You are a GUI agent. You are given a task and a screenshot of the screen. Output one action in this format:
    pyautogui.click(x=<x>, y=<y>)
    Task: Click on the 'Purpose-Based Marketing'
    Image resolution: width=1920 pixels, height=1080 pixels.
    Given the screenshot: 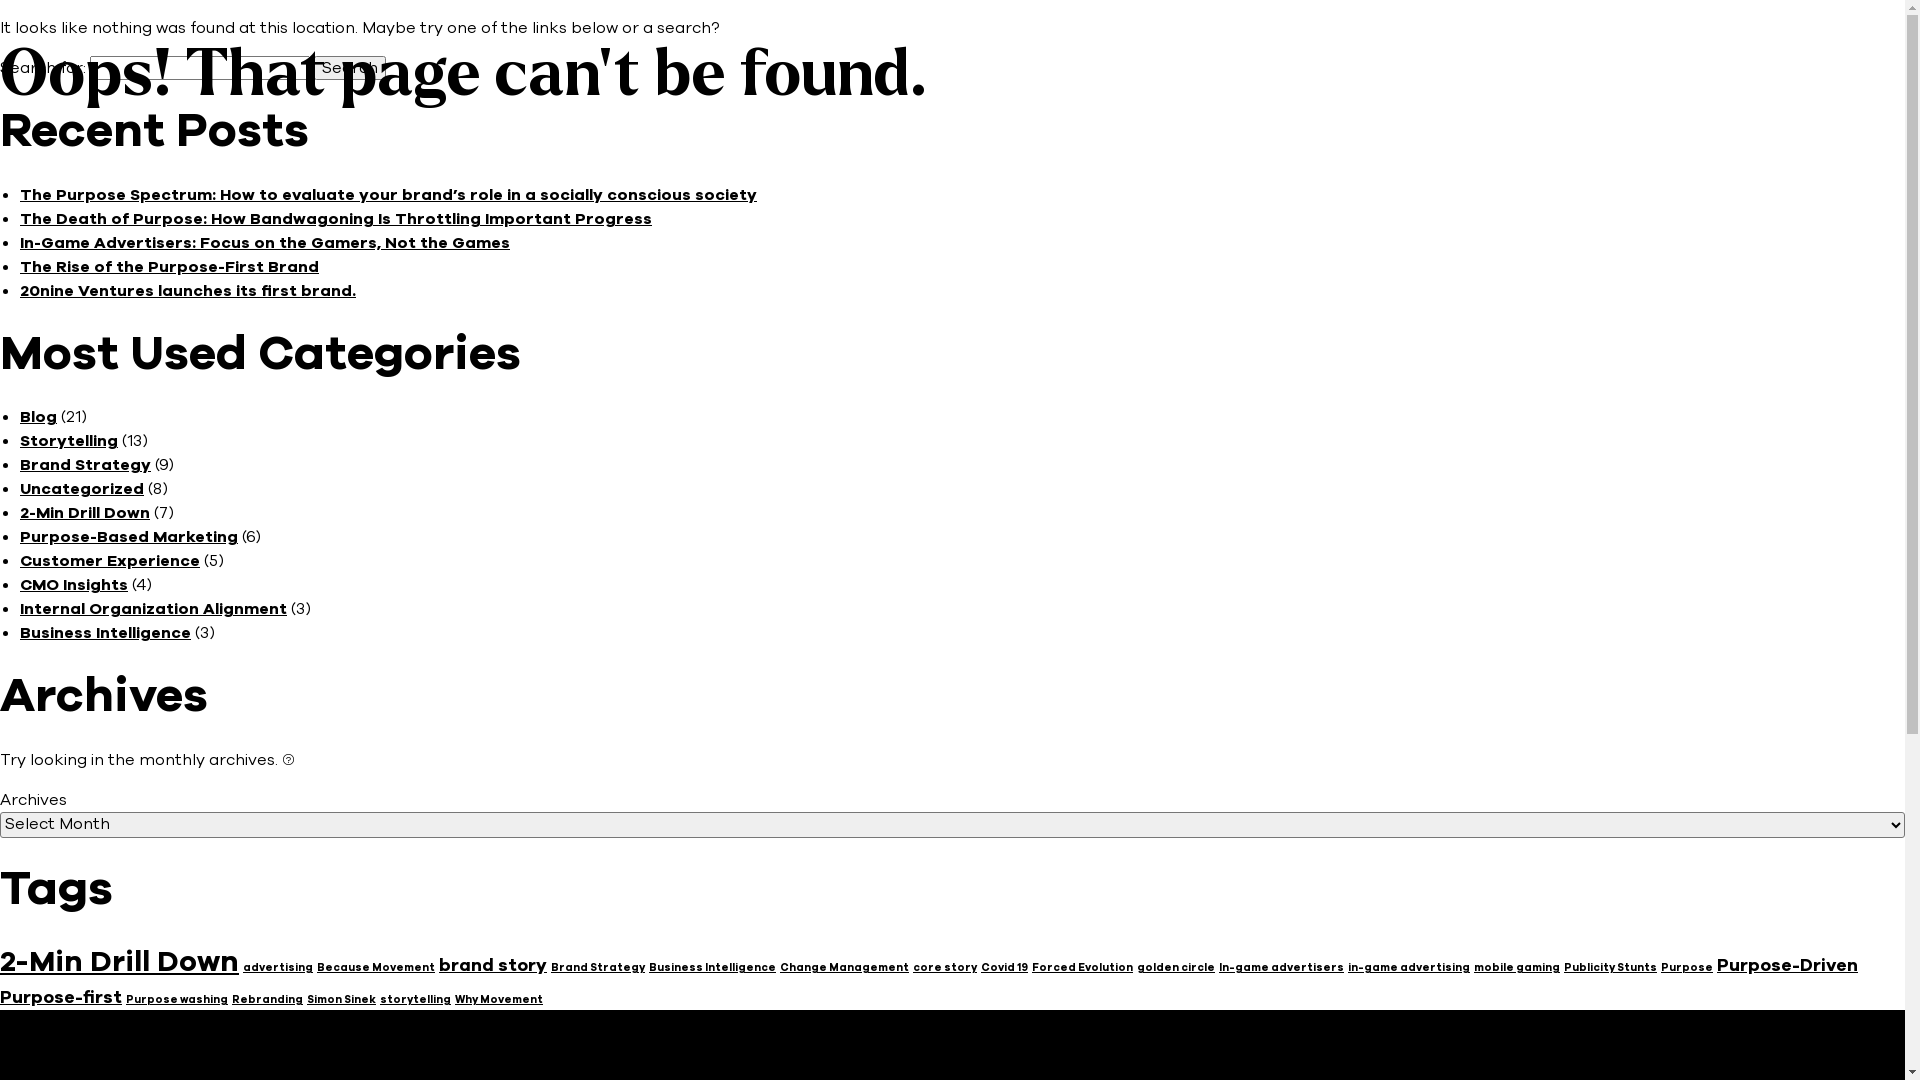 What is the action you would take?
    pyautogui.click(x=19, y=535)
    